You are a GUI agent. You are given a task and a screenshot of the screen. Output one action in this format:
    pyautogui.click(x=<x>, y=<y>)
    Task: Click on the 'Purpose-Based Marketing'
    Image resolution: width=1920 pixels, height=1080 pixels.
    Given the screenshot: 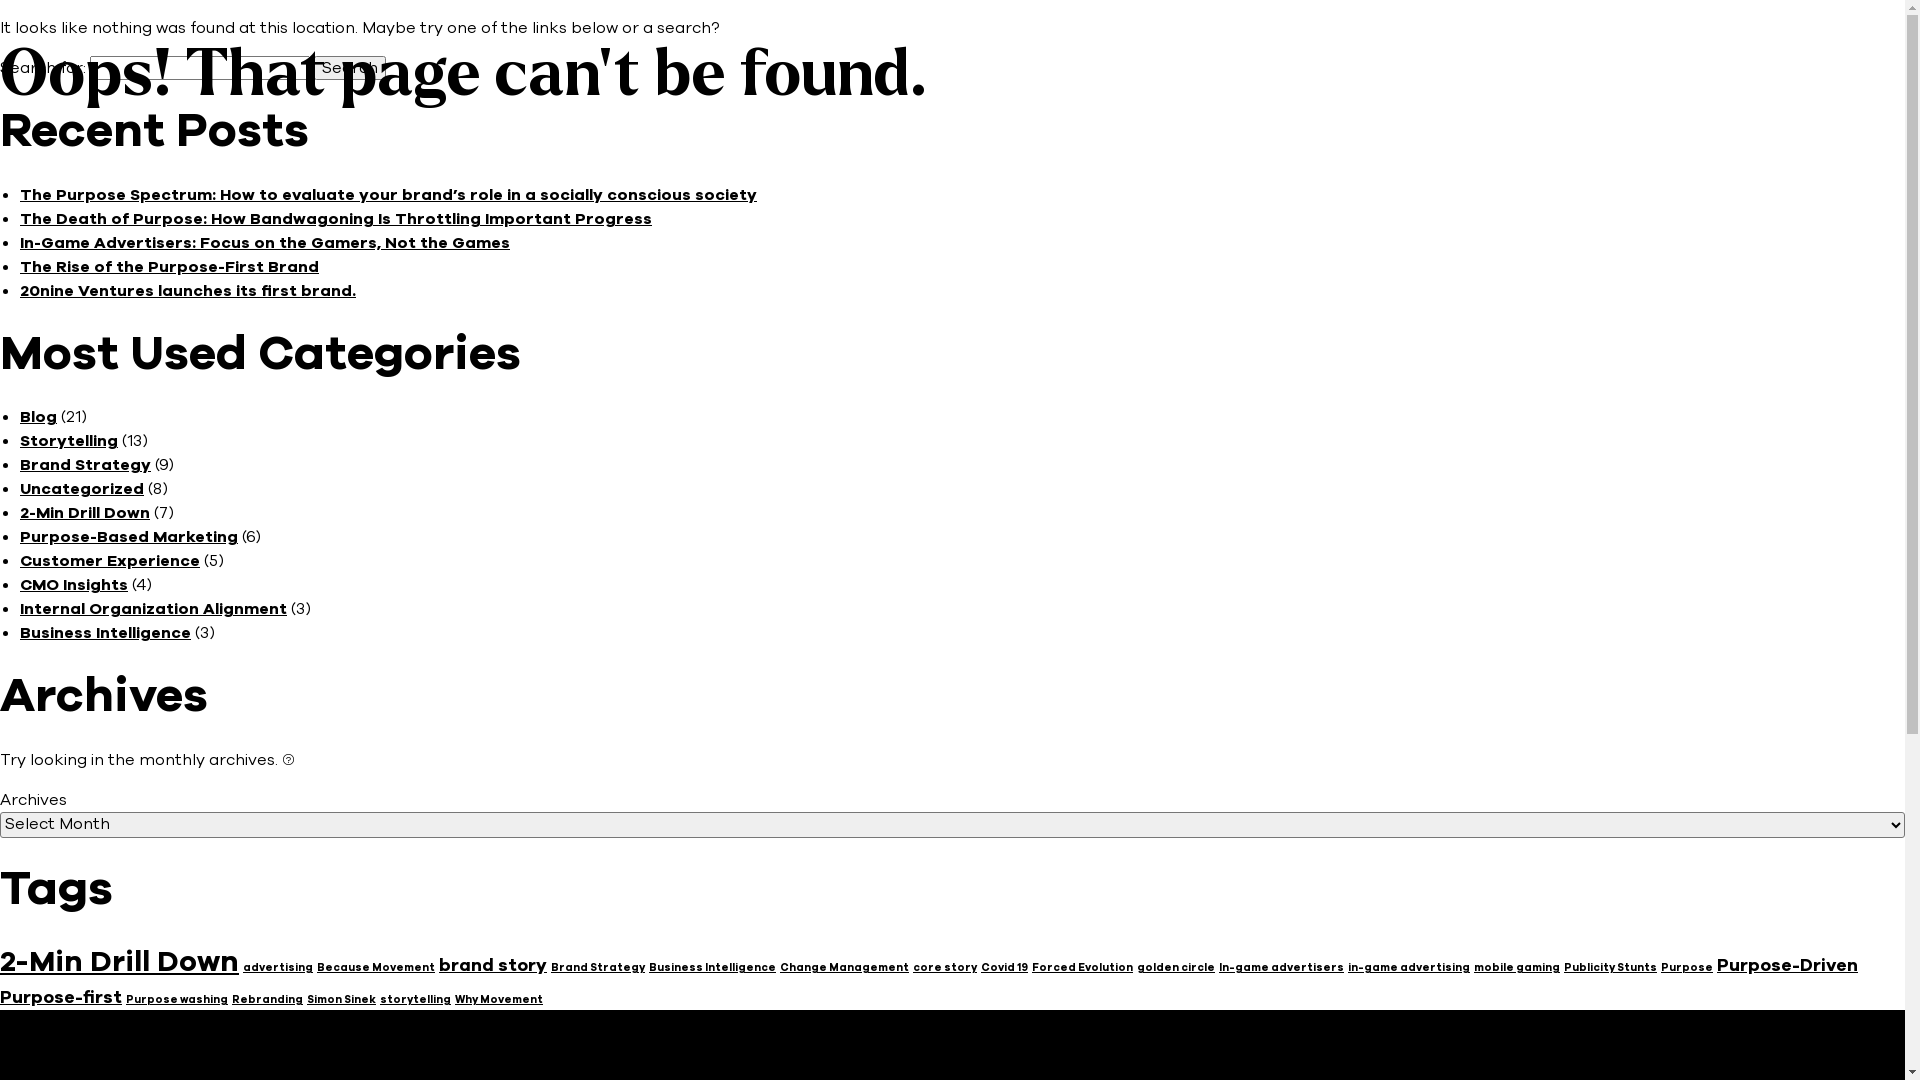 What is the action you would take?
    pyautogui.click(x=19, y=535)
    